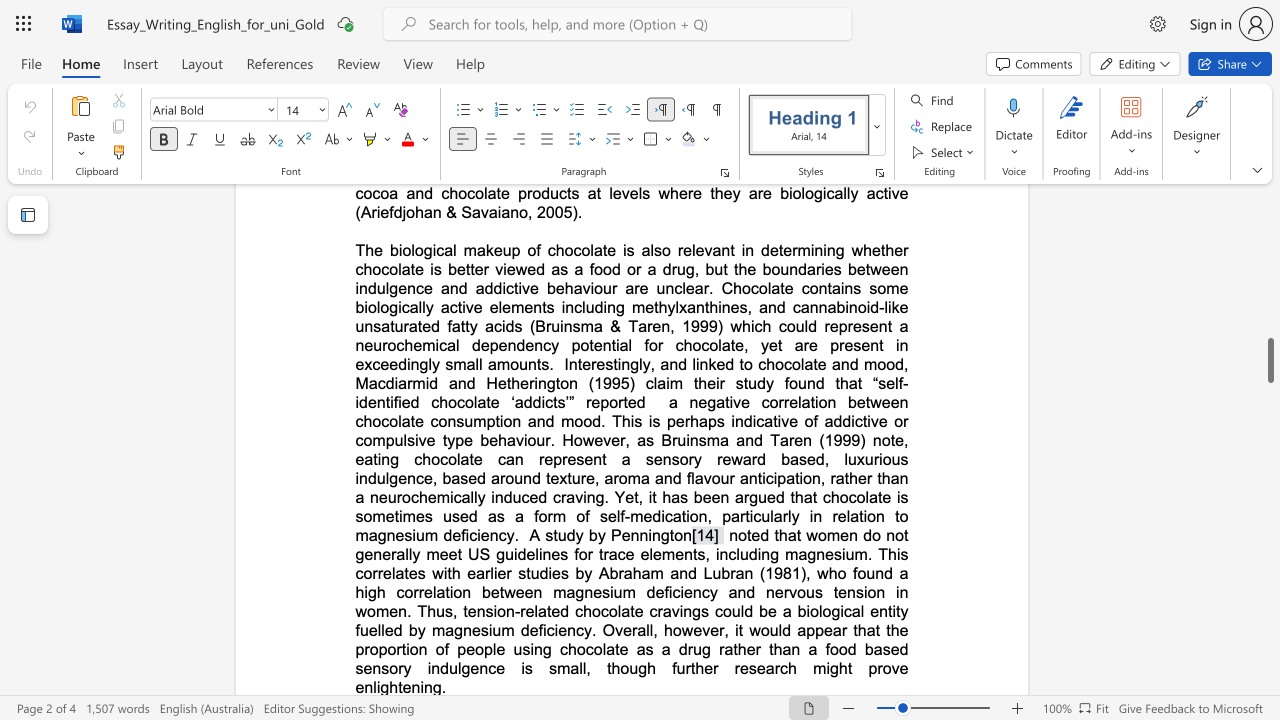 The width and height of the screenshot is (1280, 720). Describe the element at coordinates (1269, 470) in the screenshot. I see `the scrollbar to move the page upward` at that location.